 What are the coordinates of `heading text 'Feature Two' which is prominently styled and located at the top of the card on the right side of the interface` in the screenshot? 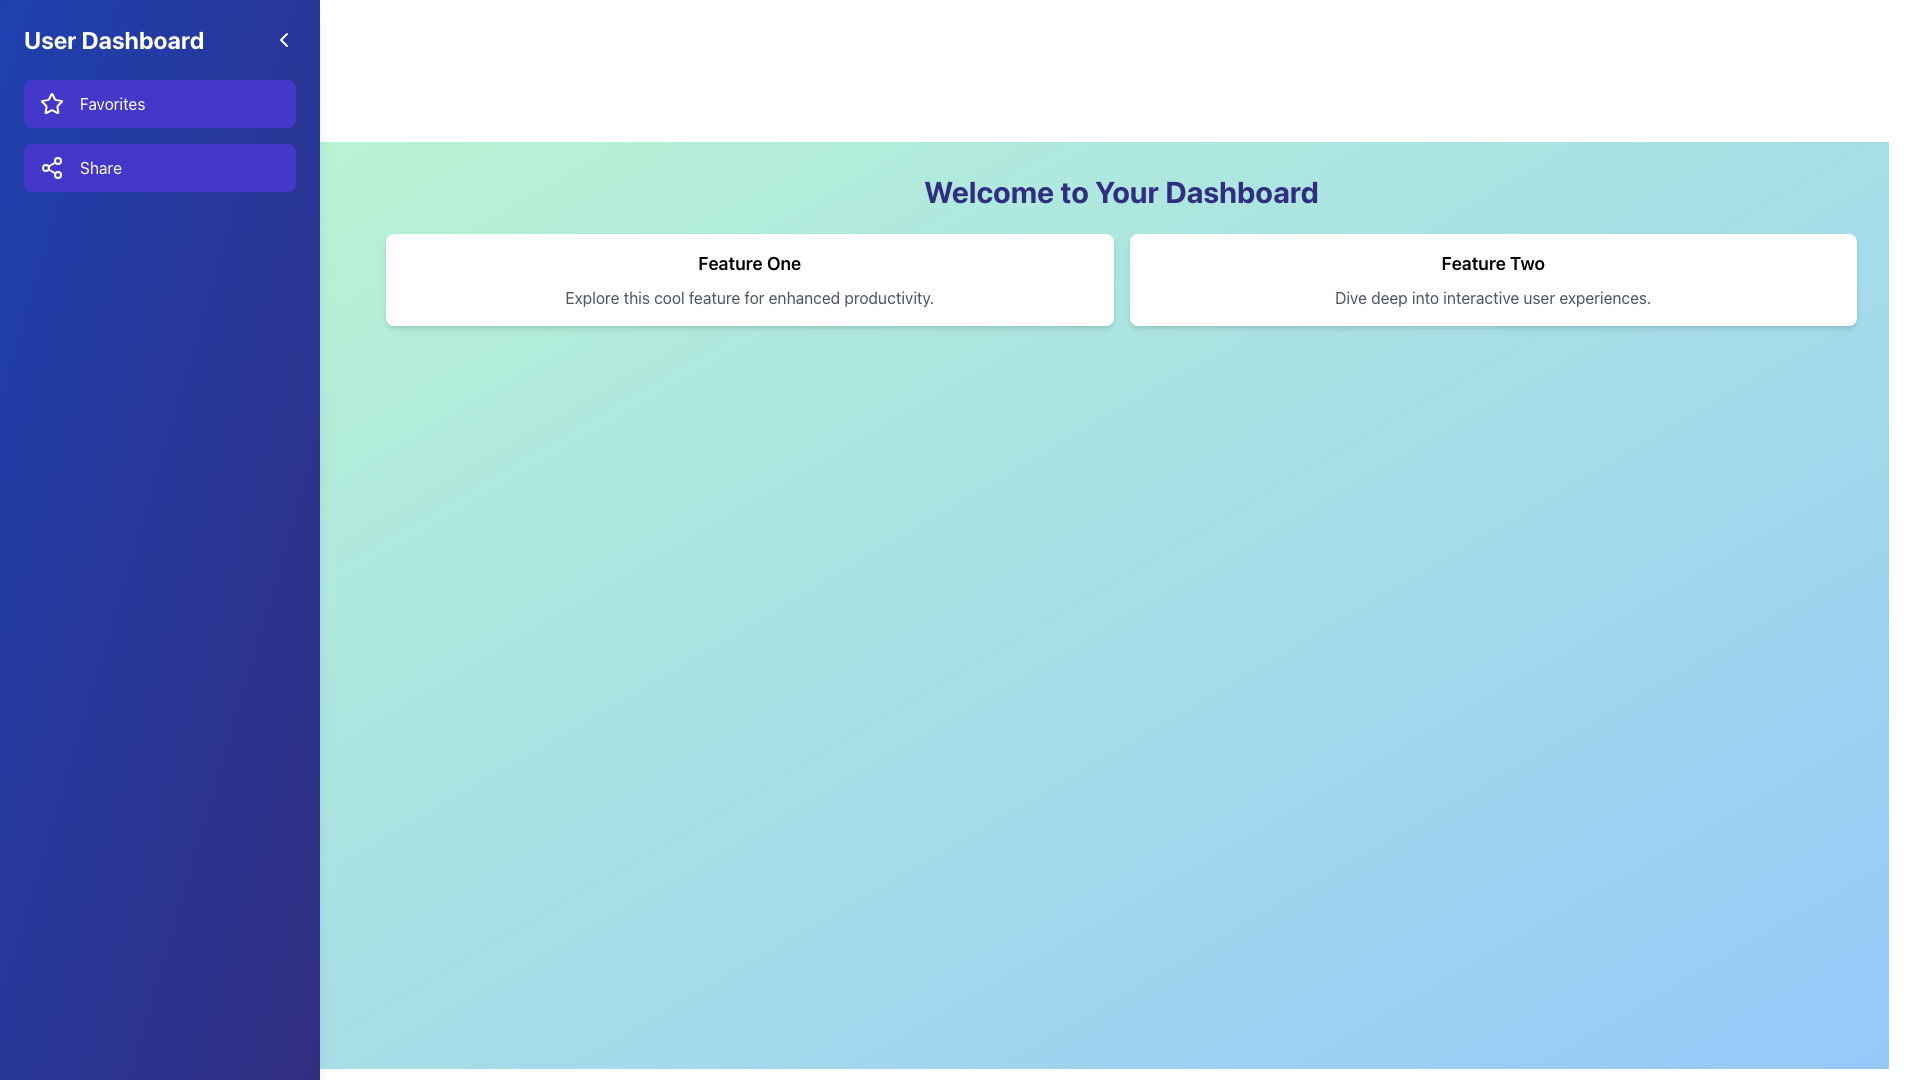 It's located at (1492, 262).